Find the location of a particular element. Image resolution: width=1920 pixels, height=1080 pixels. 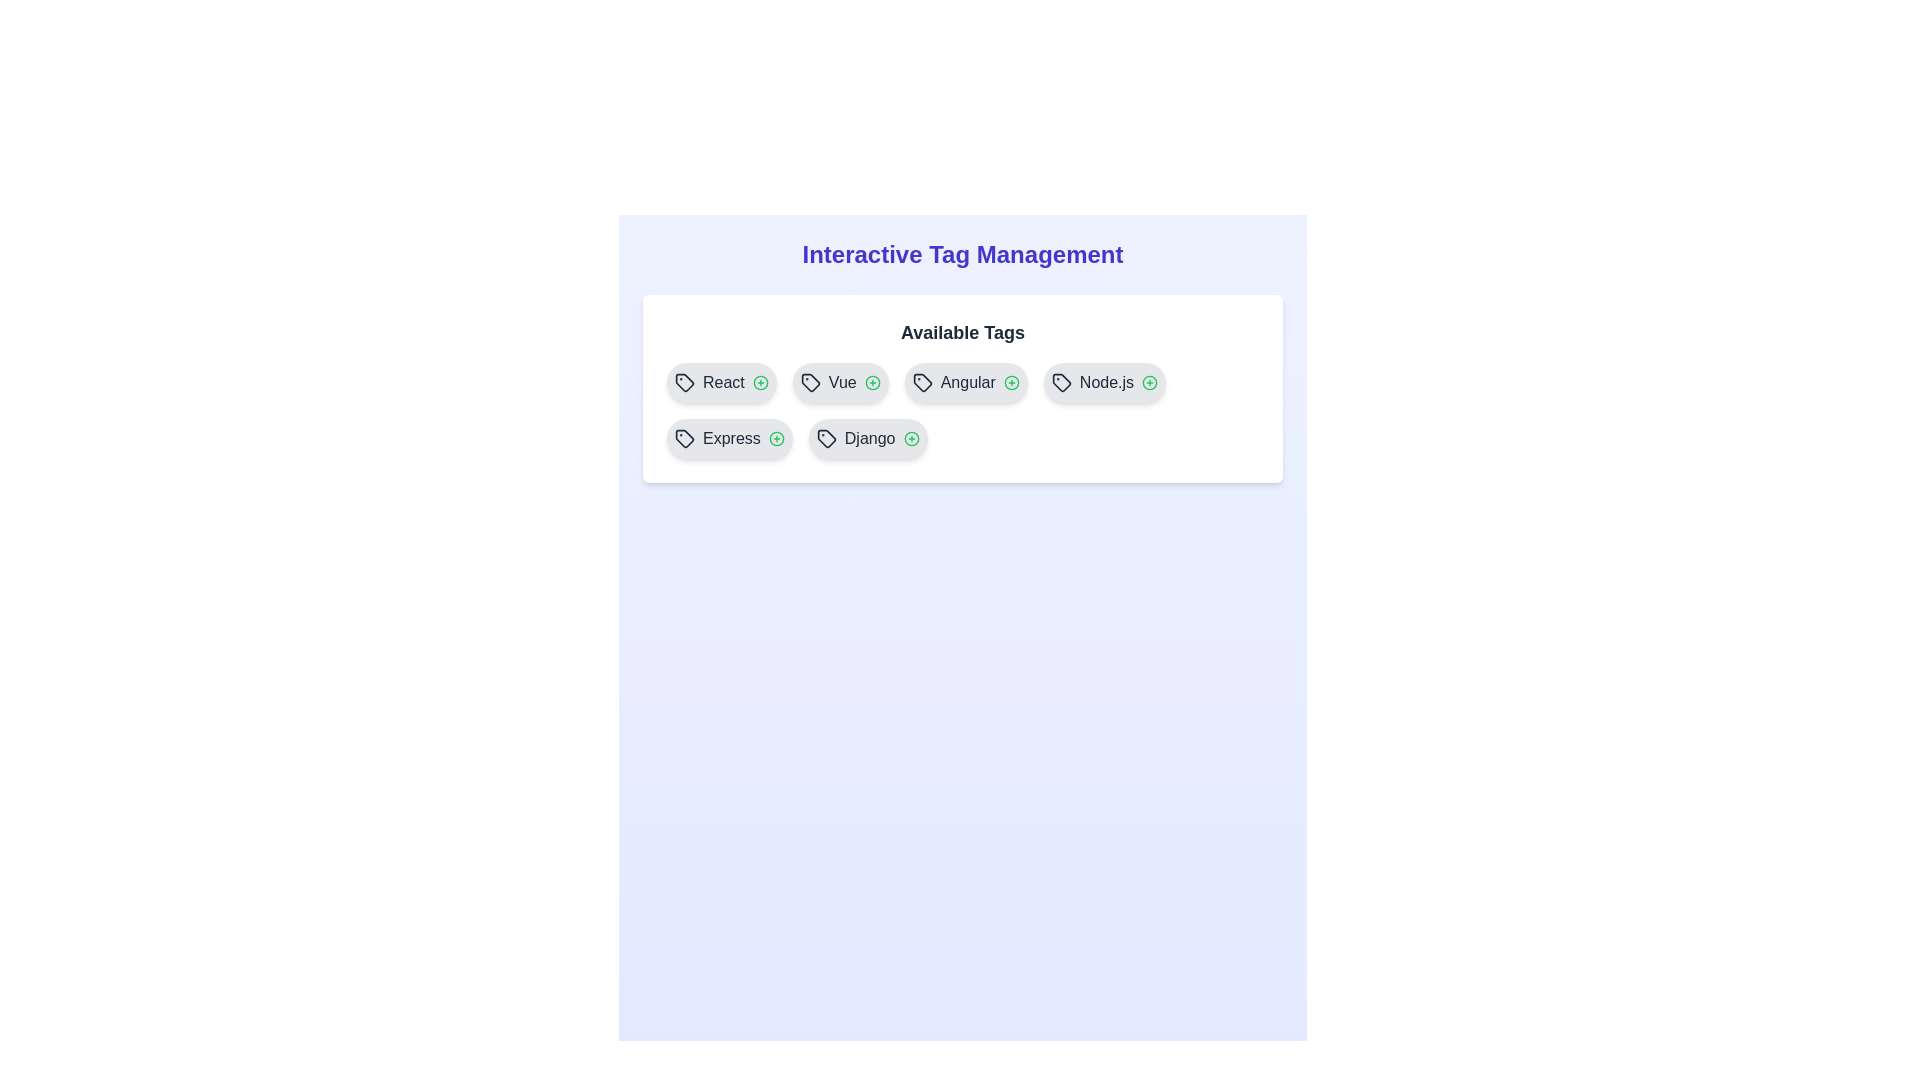

the small green circular icon with a '+' symbol located at the end of the 'Angular' tag in the interactive tag management interface is located at coordinates (1011, 382).